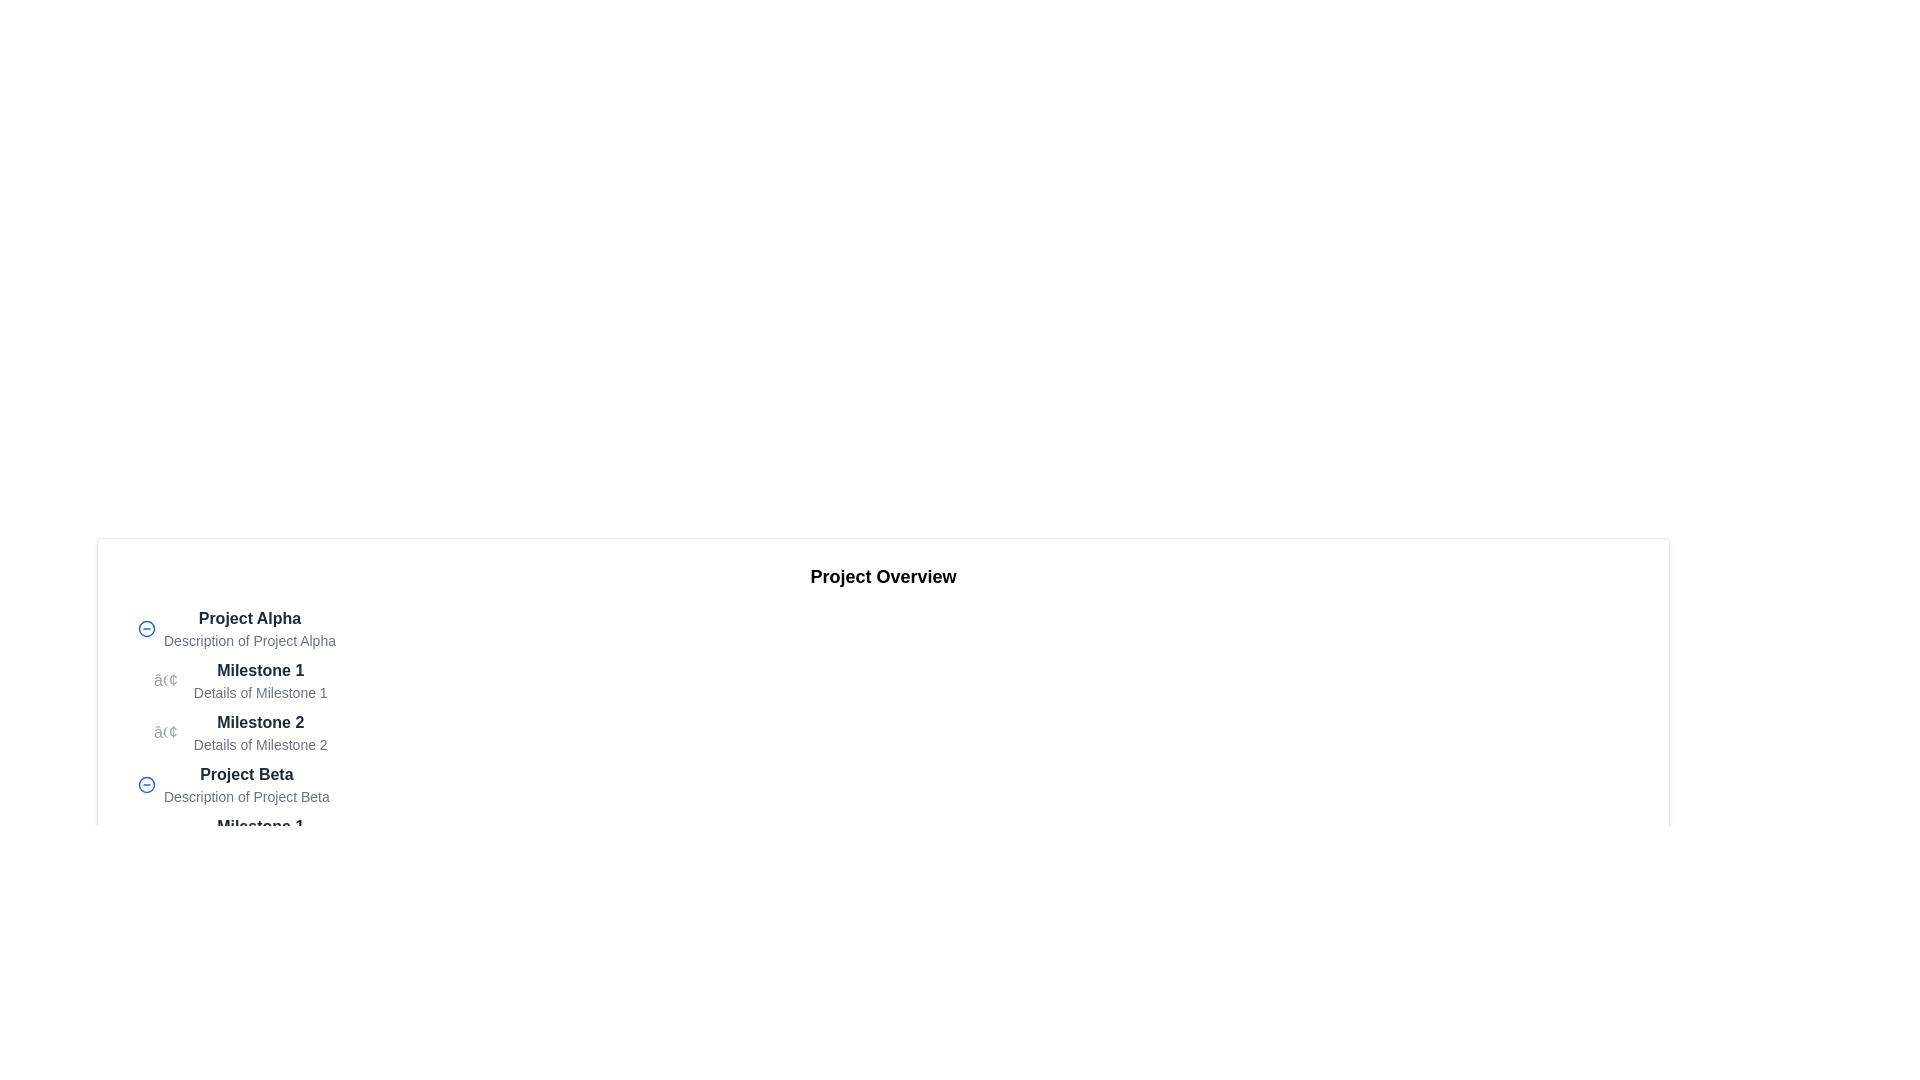 This screenshot has width=1920, height=1080. What do you see at coordinates (165, 732) in the screenshot?
I see `the bullet symbol element that indicates 'Milestone 2', which is a gray-colored decorative bullet point positioned to the leftmost part of the row containing the milestone details` at bounding box center [165, 732].